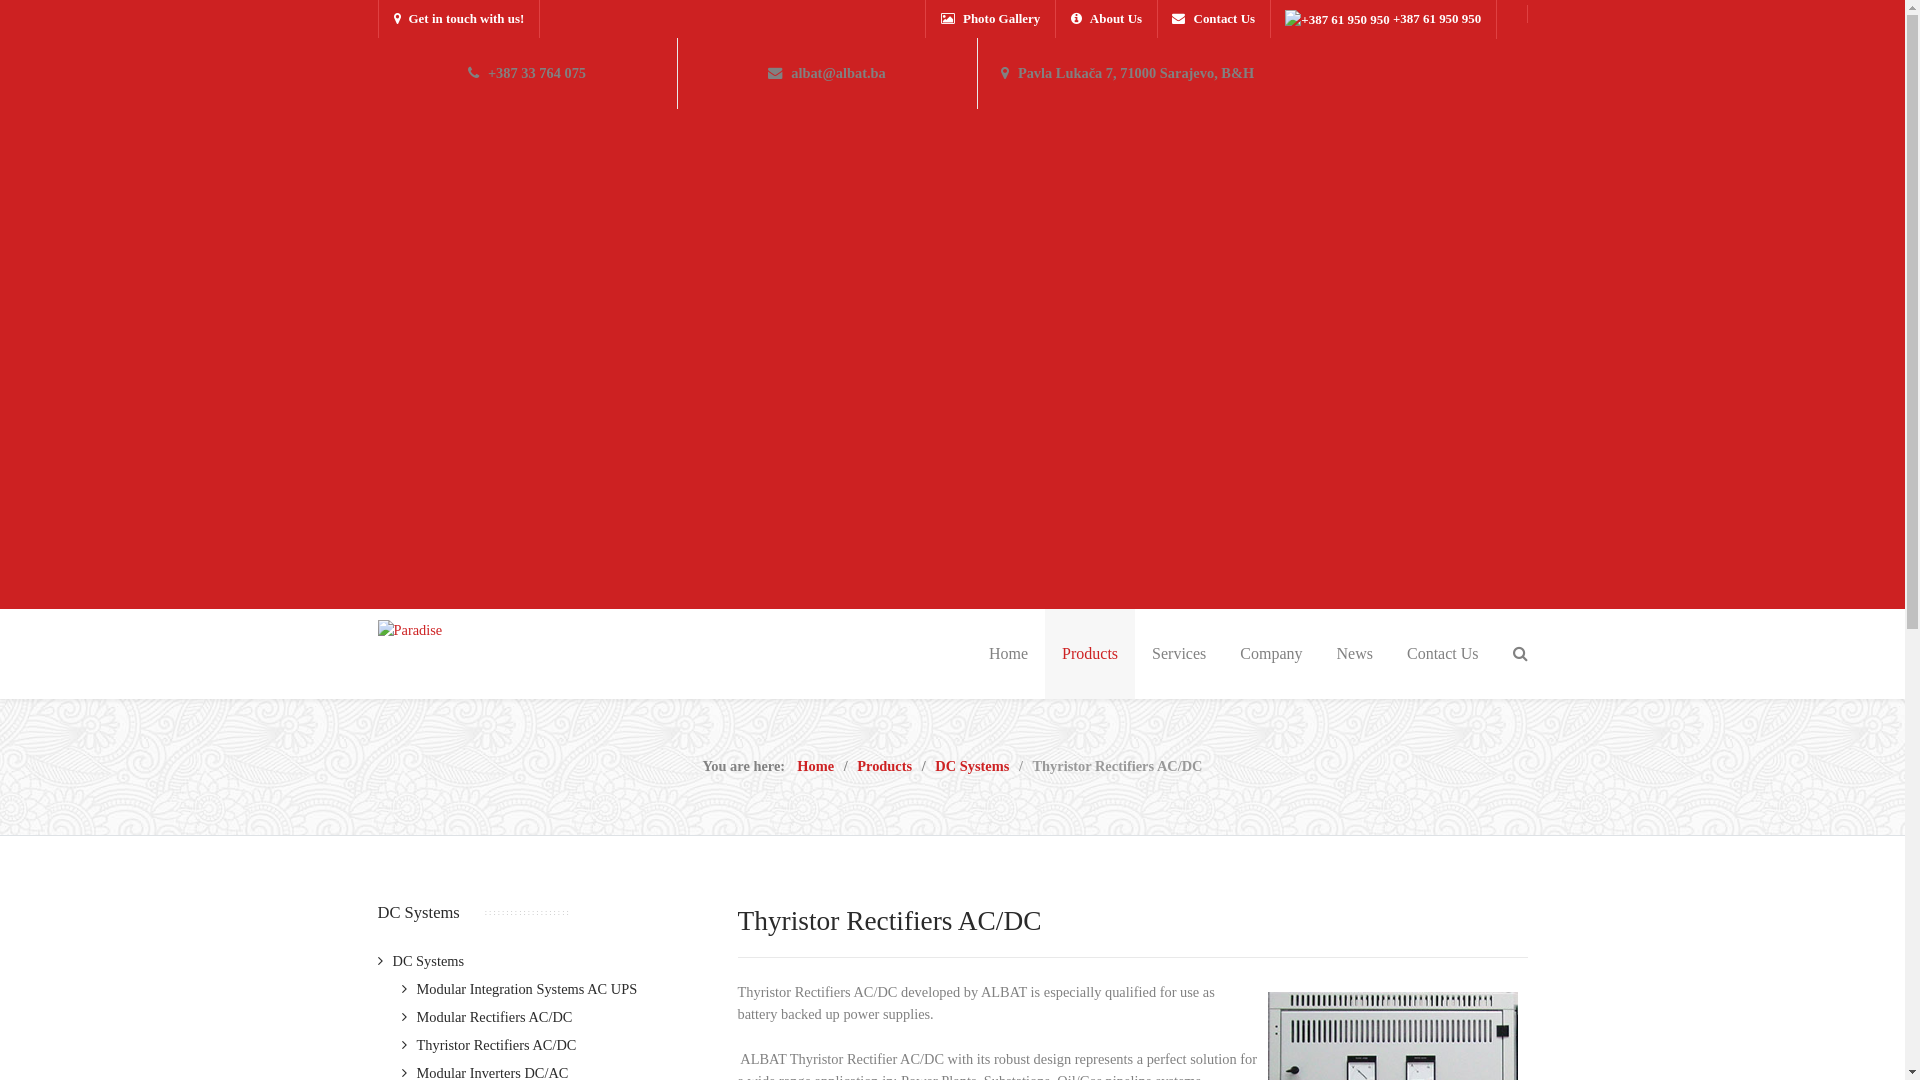 Image resolution: width=1920 pixels, height=1080 pixels. Describe the element at coordinates (1222, 654) in the screenshot. I see `'Company'` at that location.